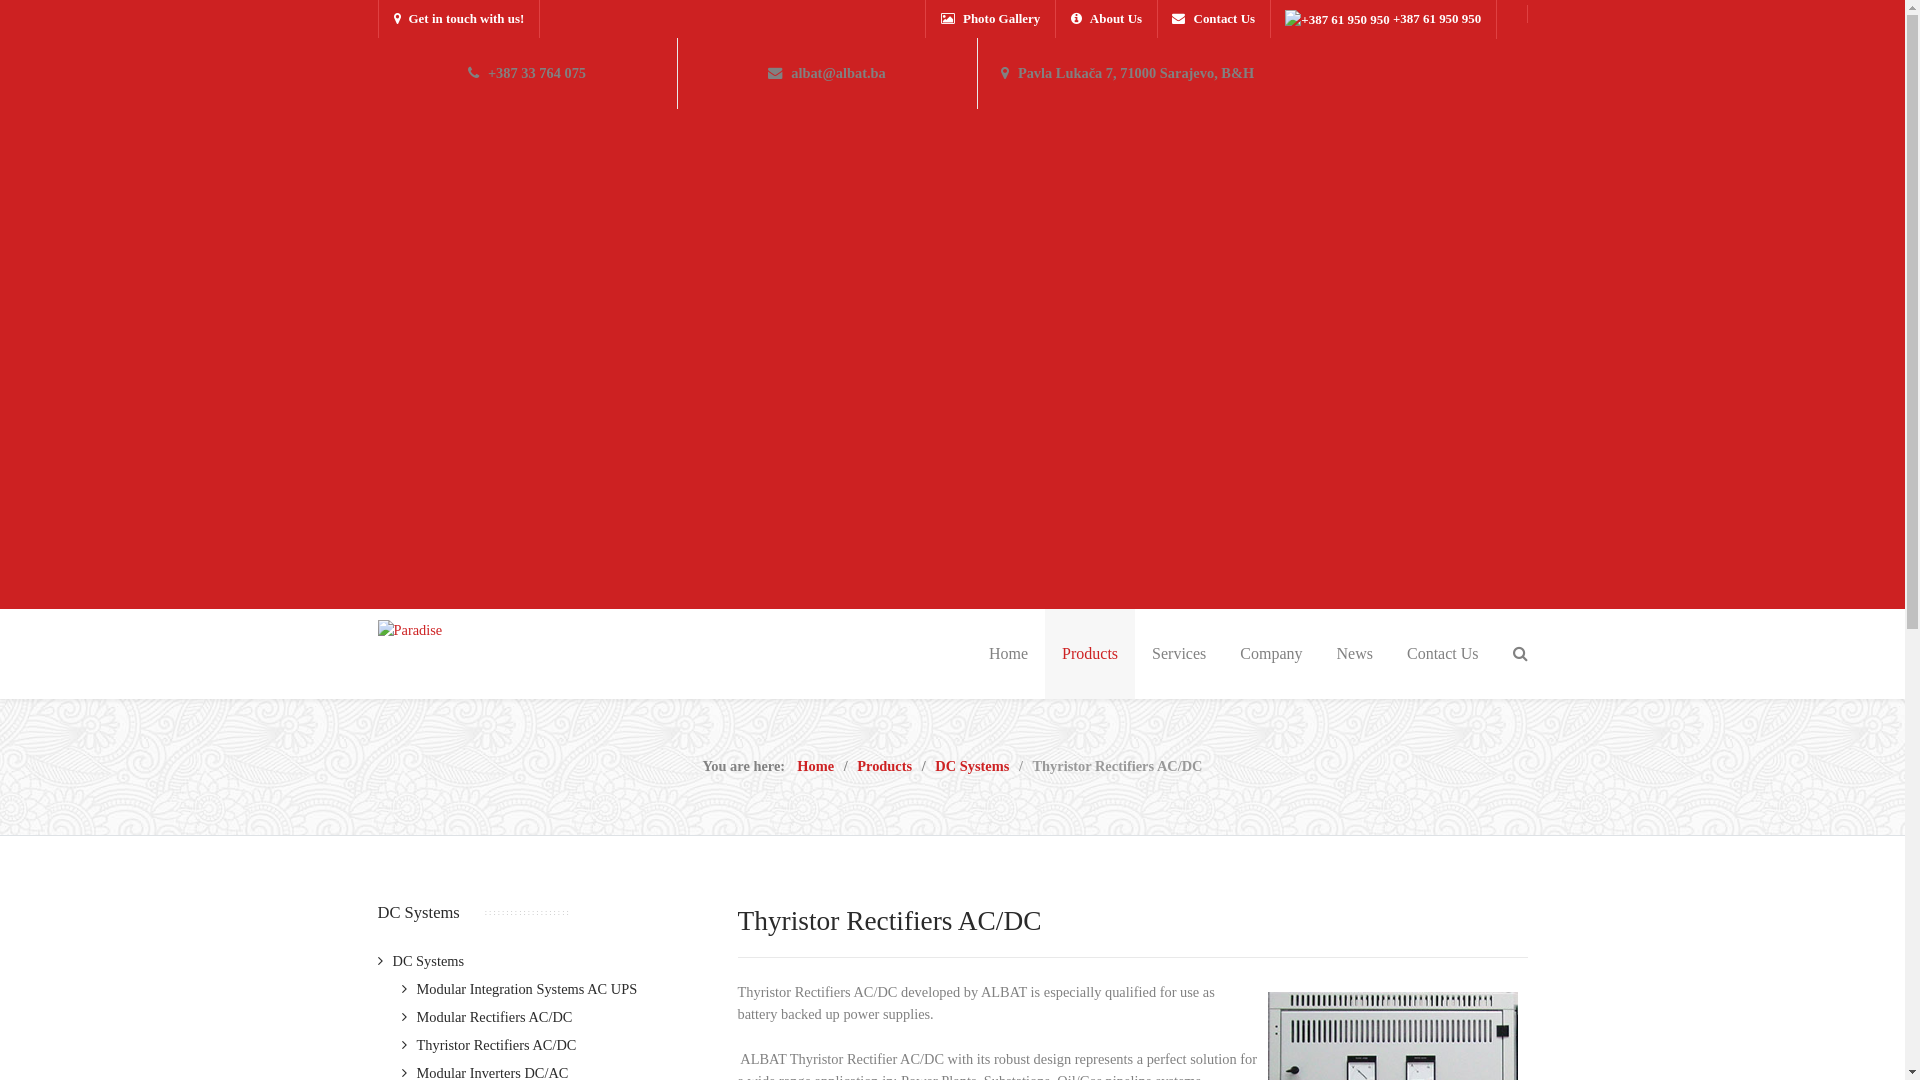 Image resolution: width=1920 pixels, height=1080 pixels. Describe the element at coordinates (1222, 654) in the screenshot. I see `'Company'` at that location.